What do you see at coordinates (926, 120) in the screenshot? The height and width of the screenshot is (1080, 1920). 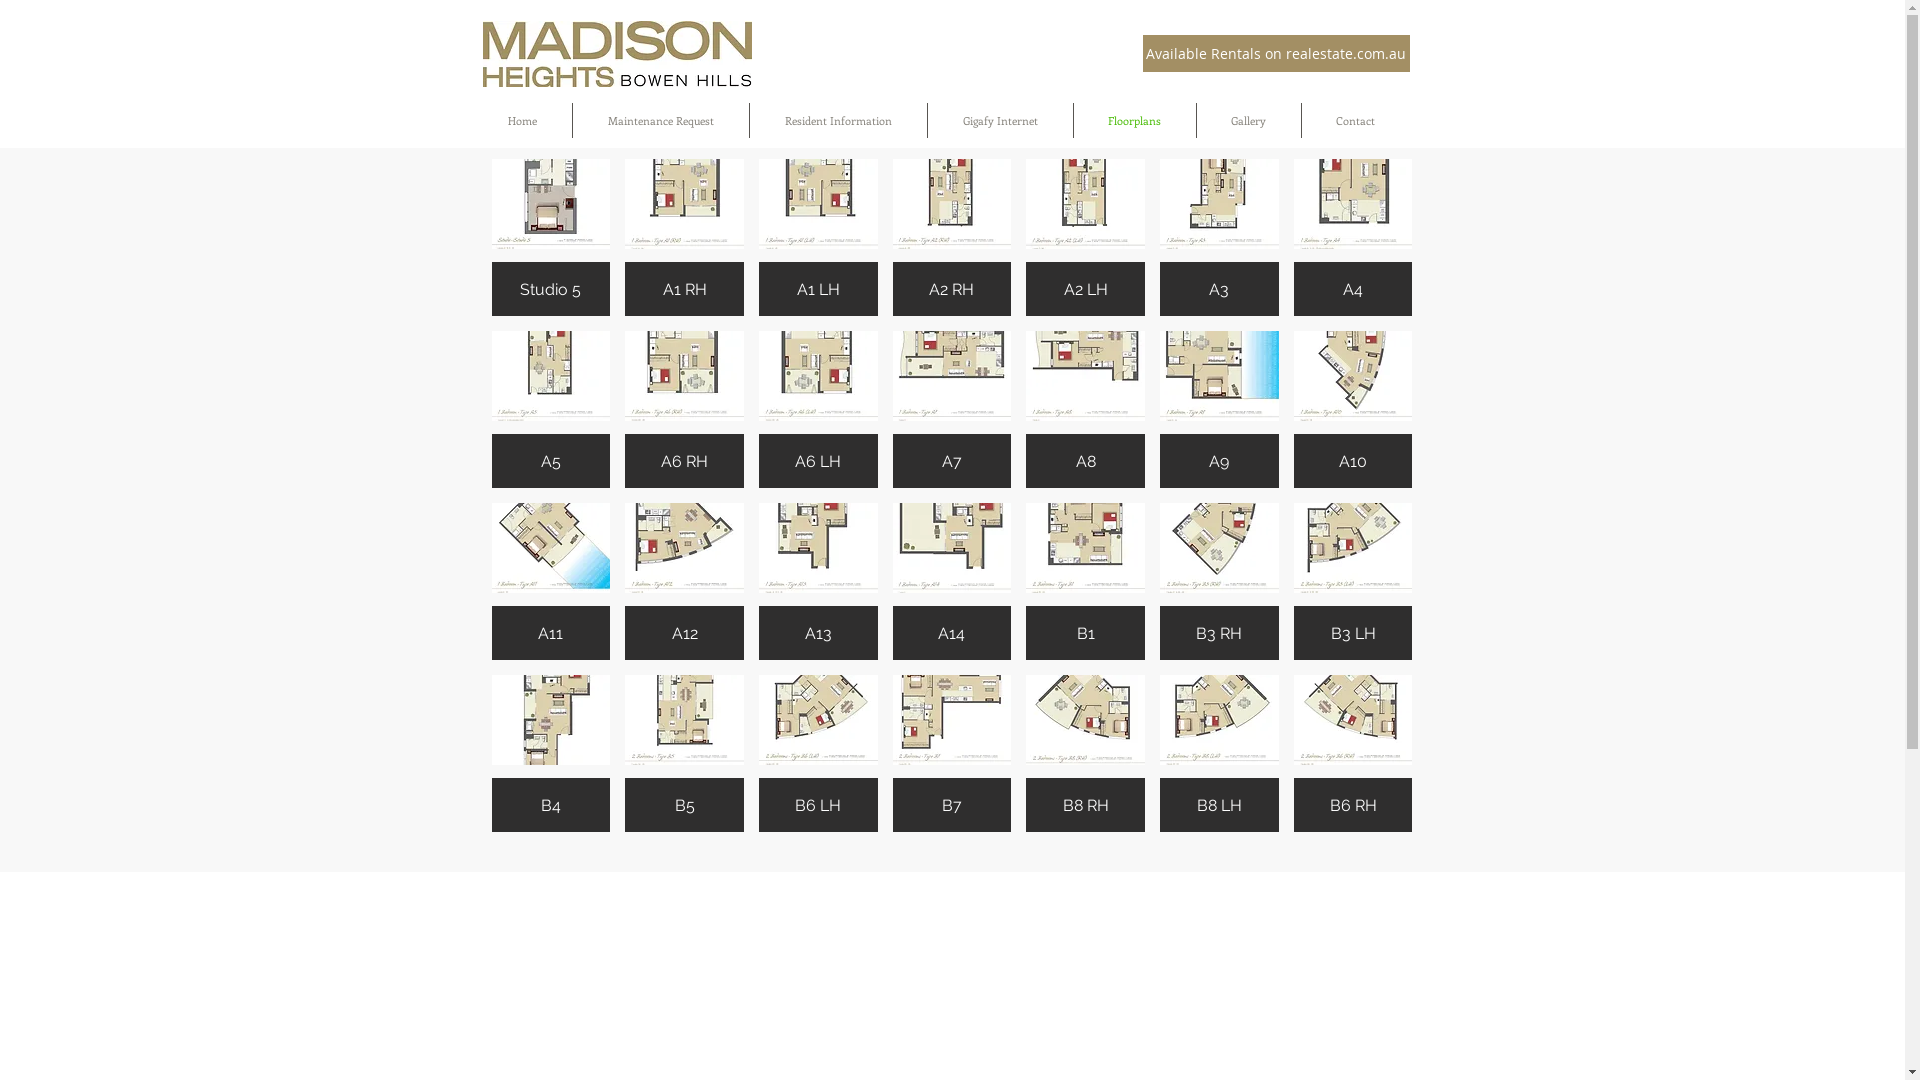 I see `'Gigafy Internet'` at bounding box center [926, 120].